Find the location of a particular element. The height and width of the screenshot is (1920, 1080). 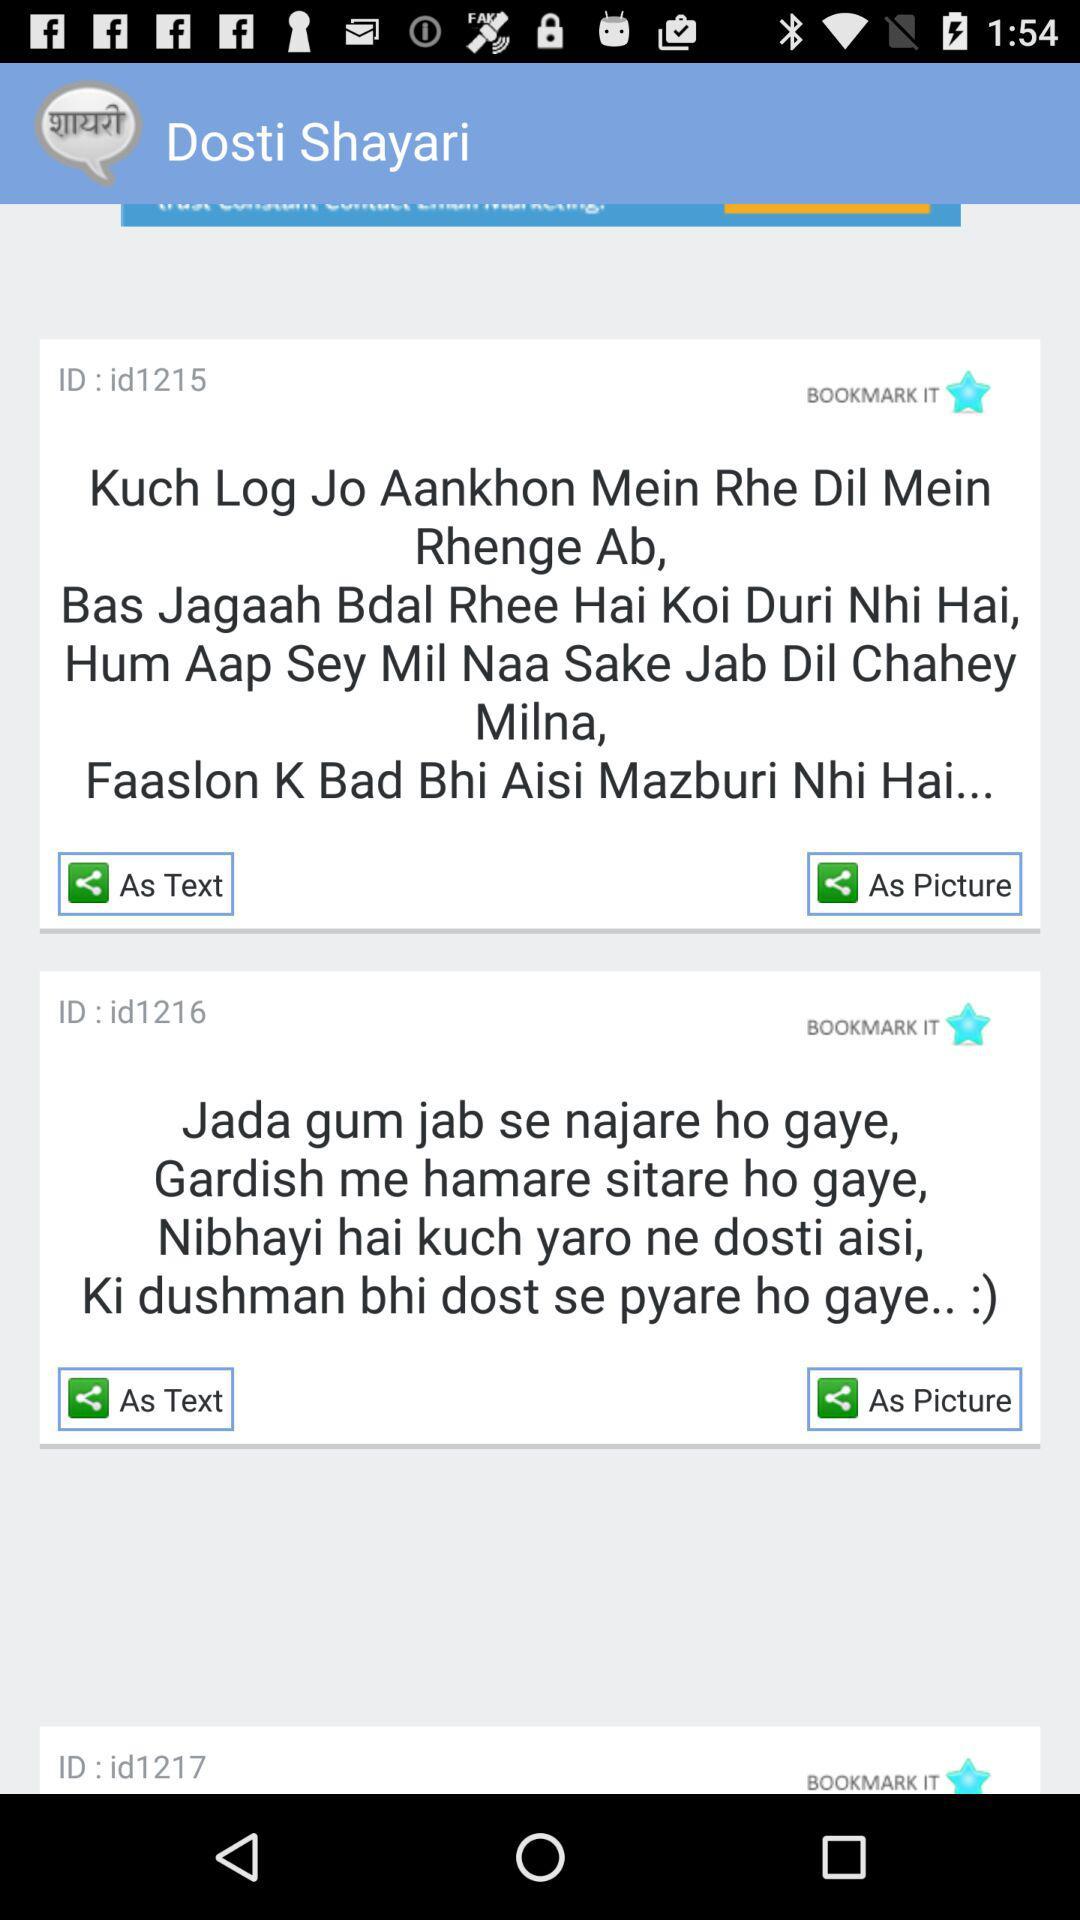

advertisement is located at coordinates (540, 253).